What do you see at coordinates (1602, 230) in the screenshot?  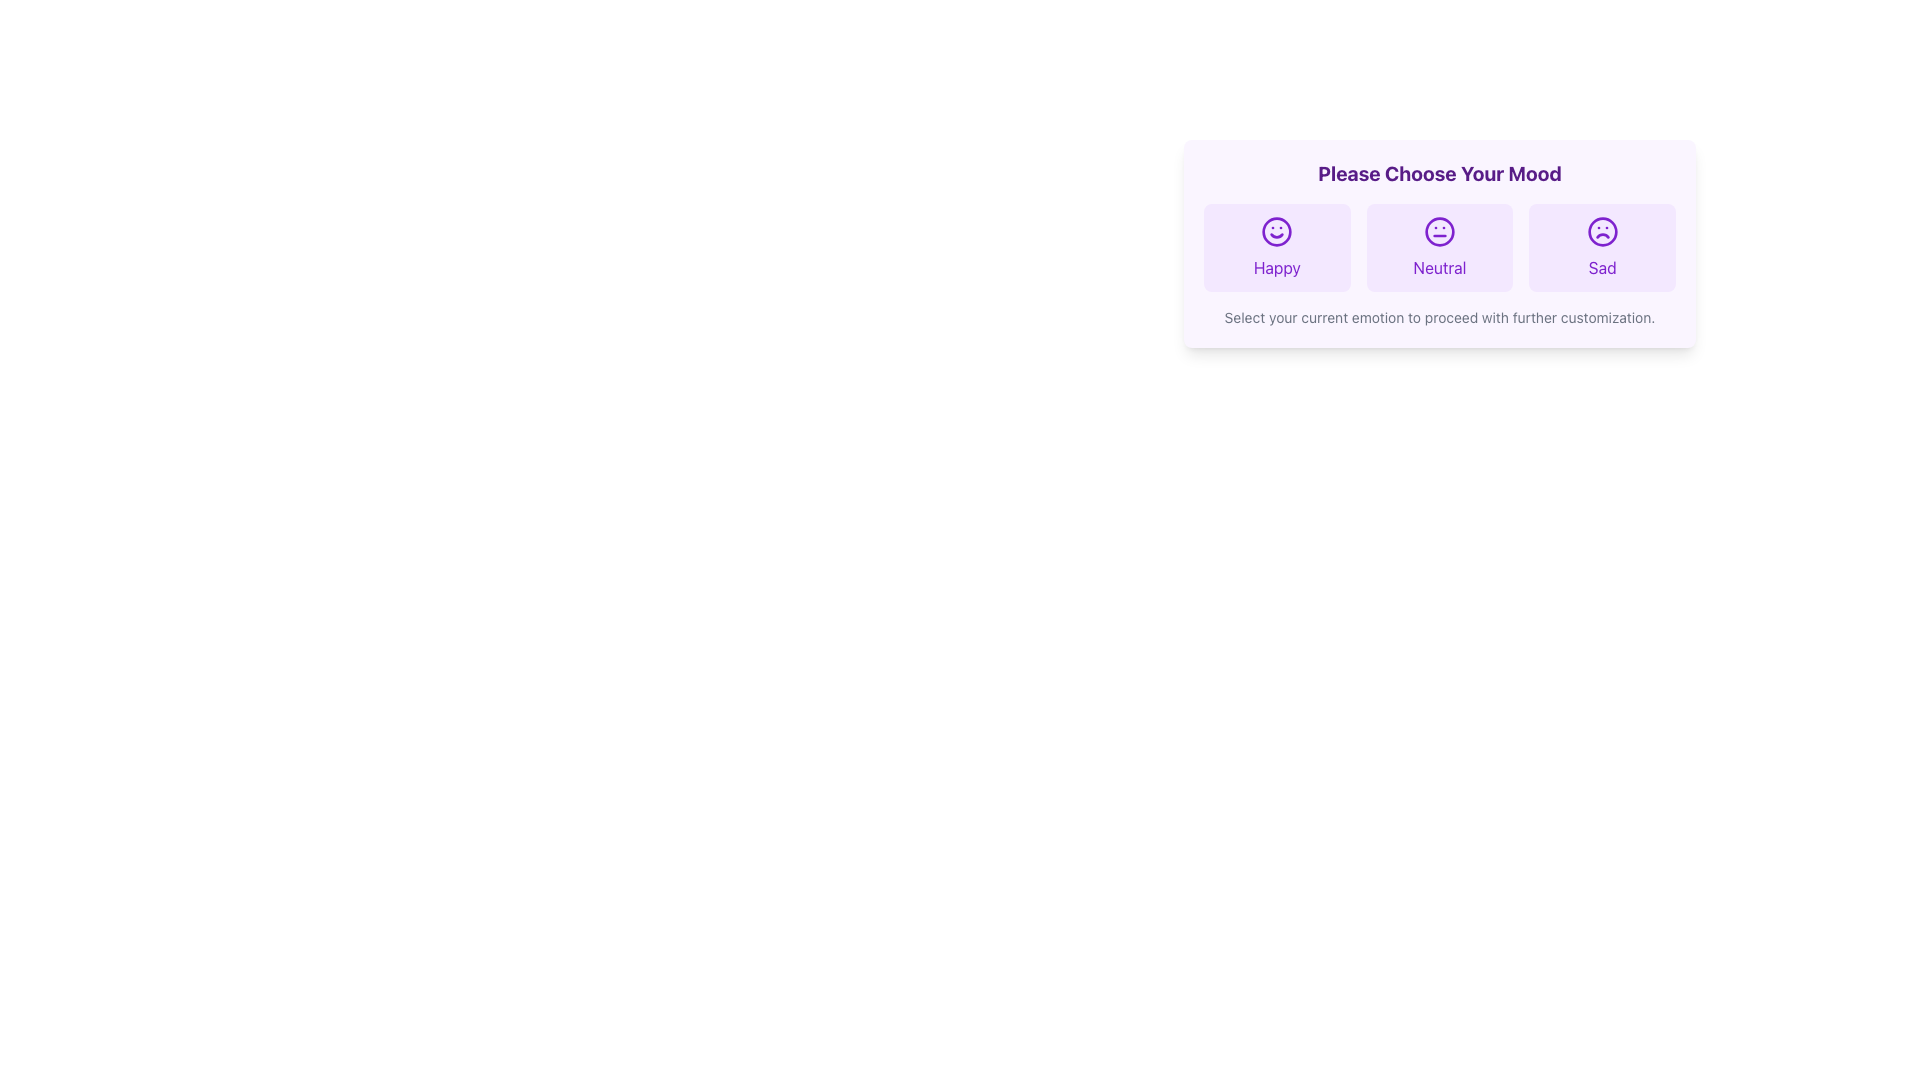 I see `the circular outline of the sad emoji icon, which is the third option from the left in the mood selection section labeled 'Please Choose Your Mood'` at bounding box center [1602, 230].